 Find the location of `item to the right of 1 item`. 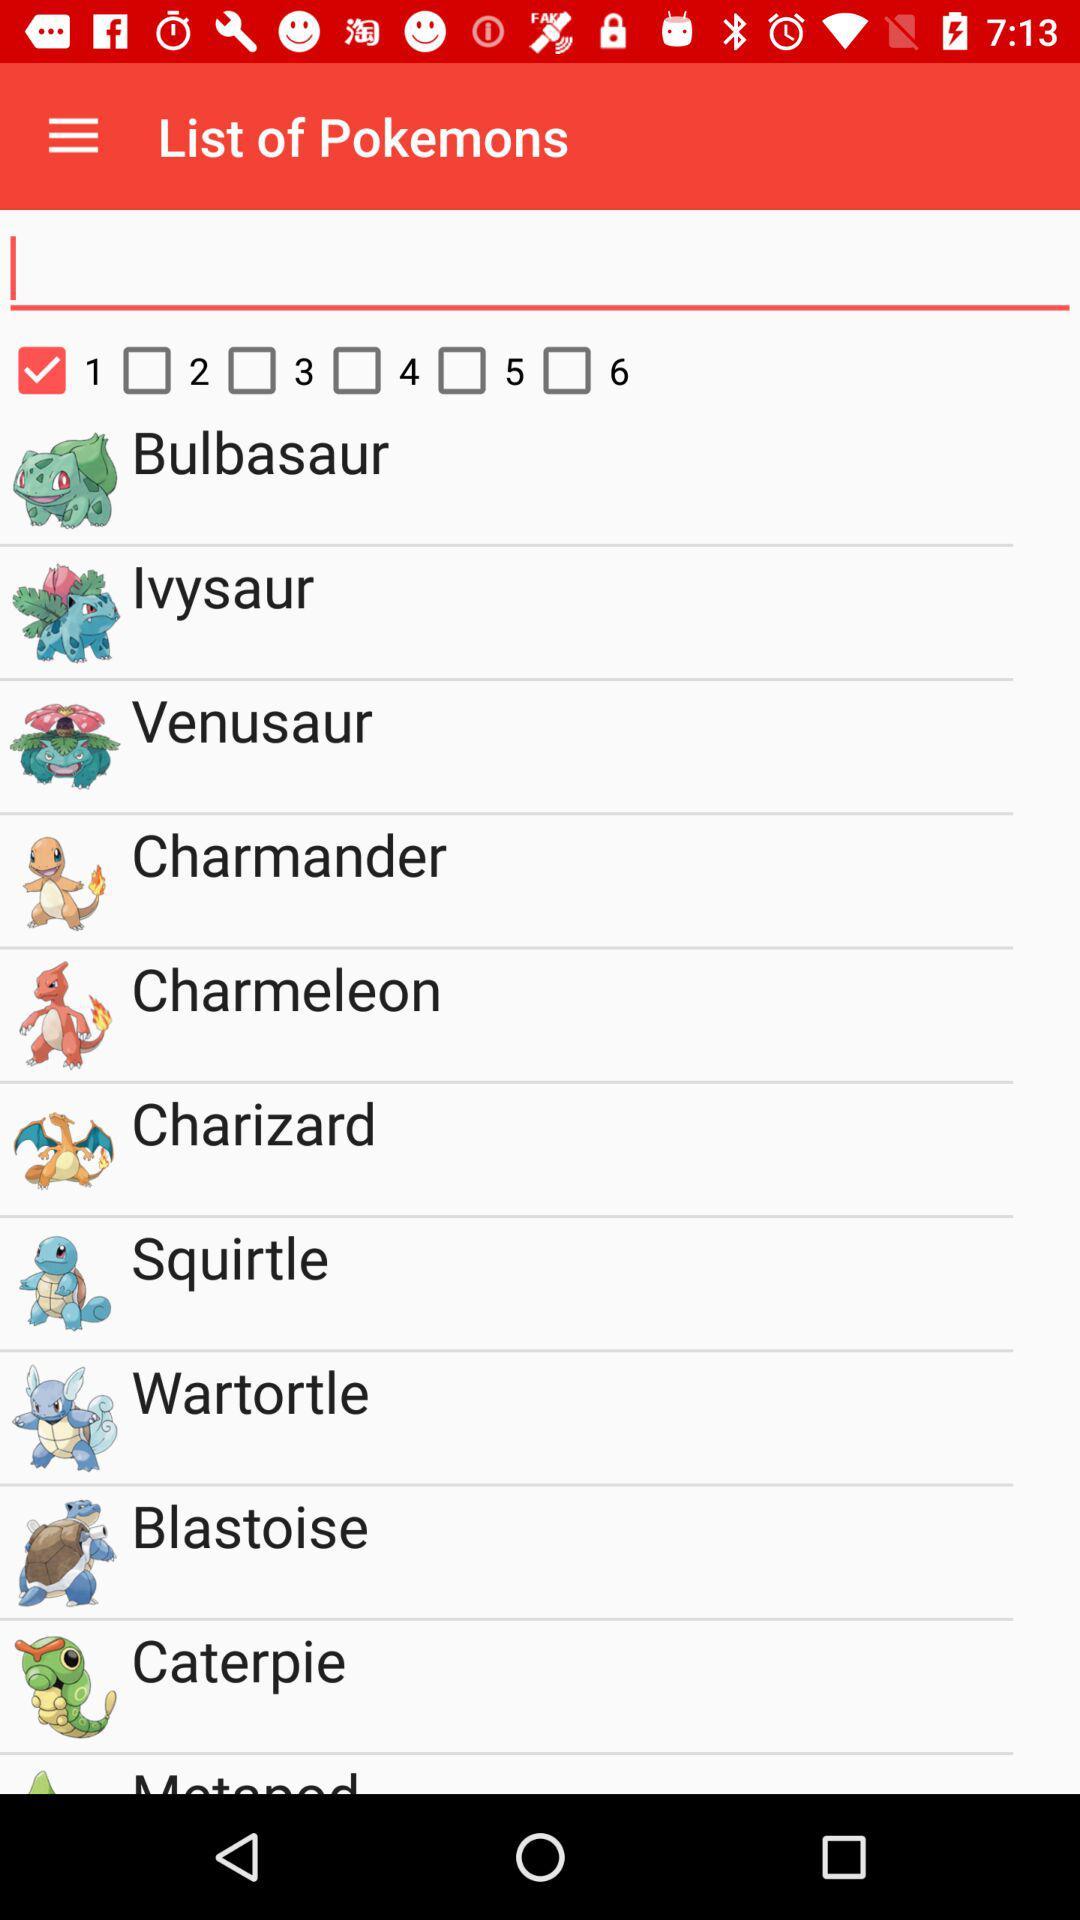

item to the right of 1 item is located at coordinates (156, 370).